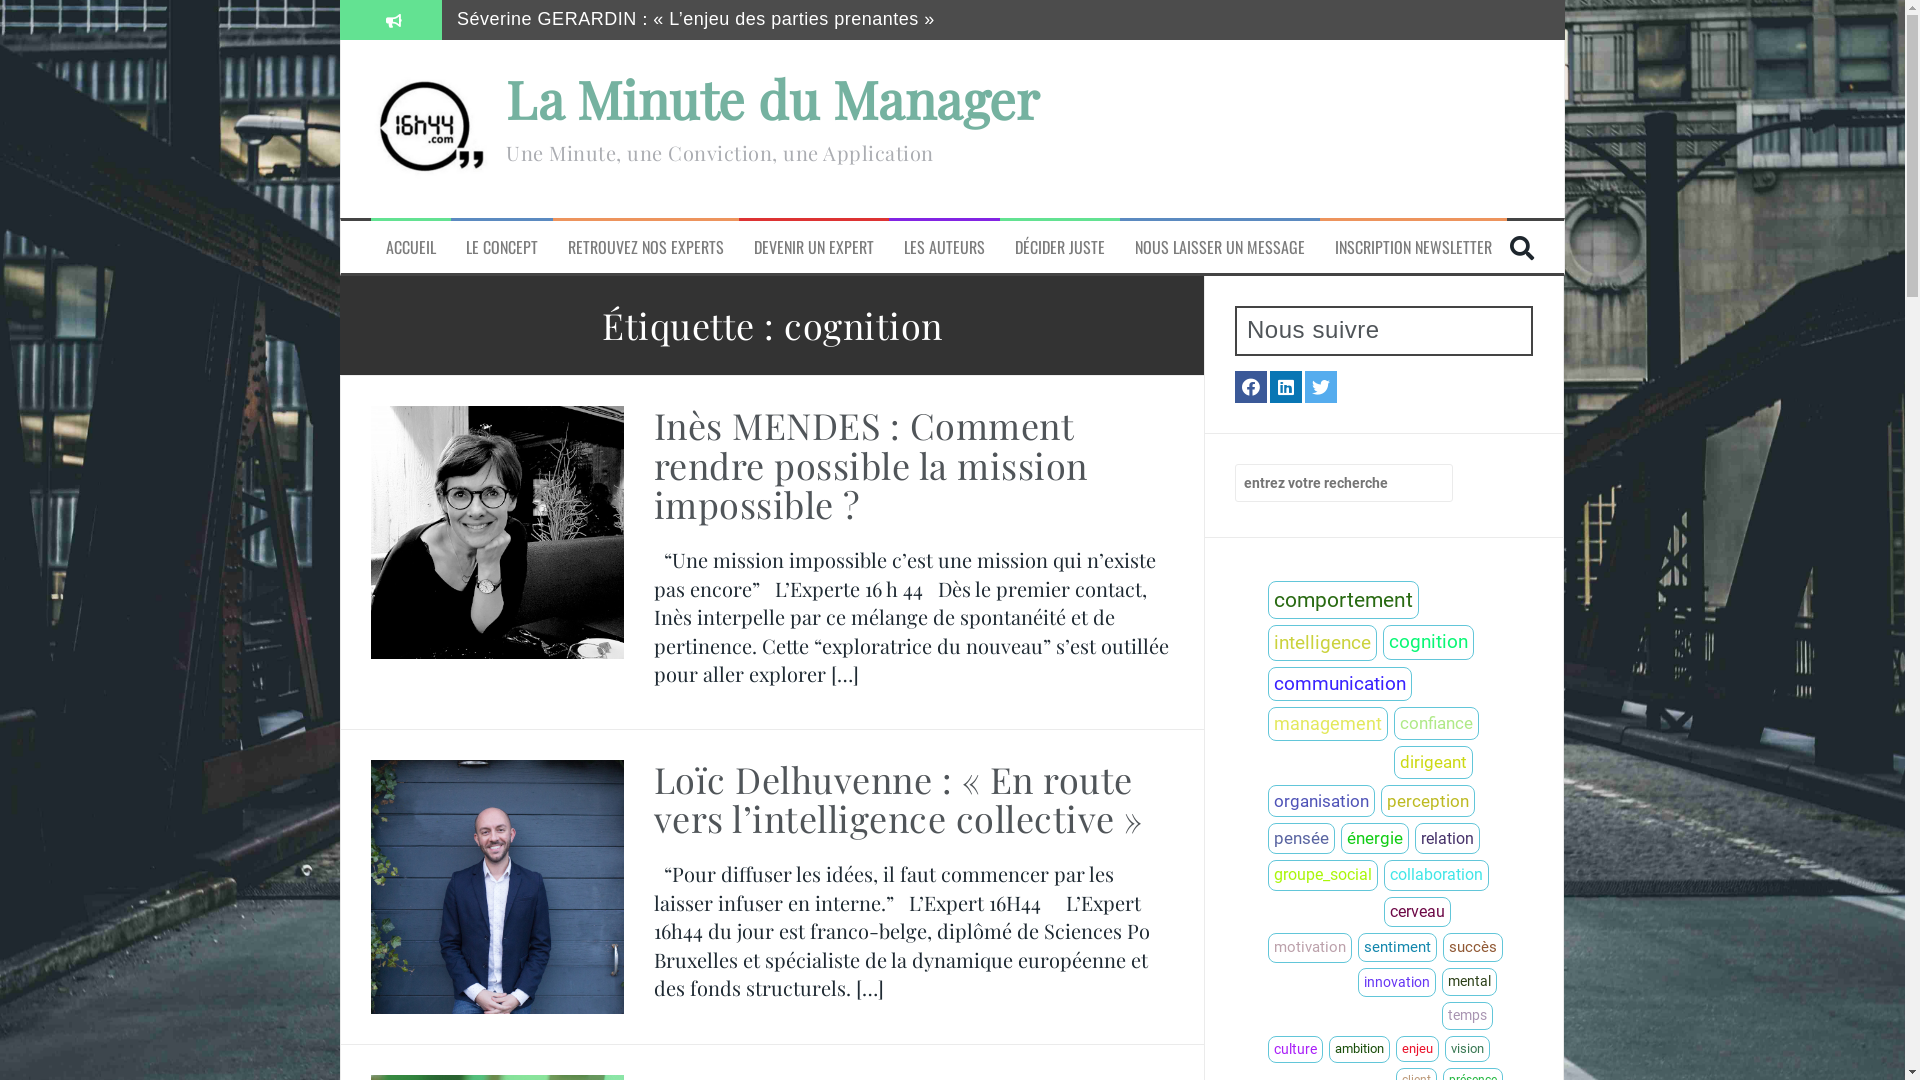 This screenshot has width=1920, height=1080. Describe the element at coordinates (1427, 642) in the screenshot. I see `'cognition'` at that location.